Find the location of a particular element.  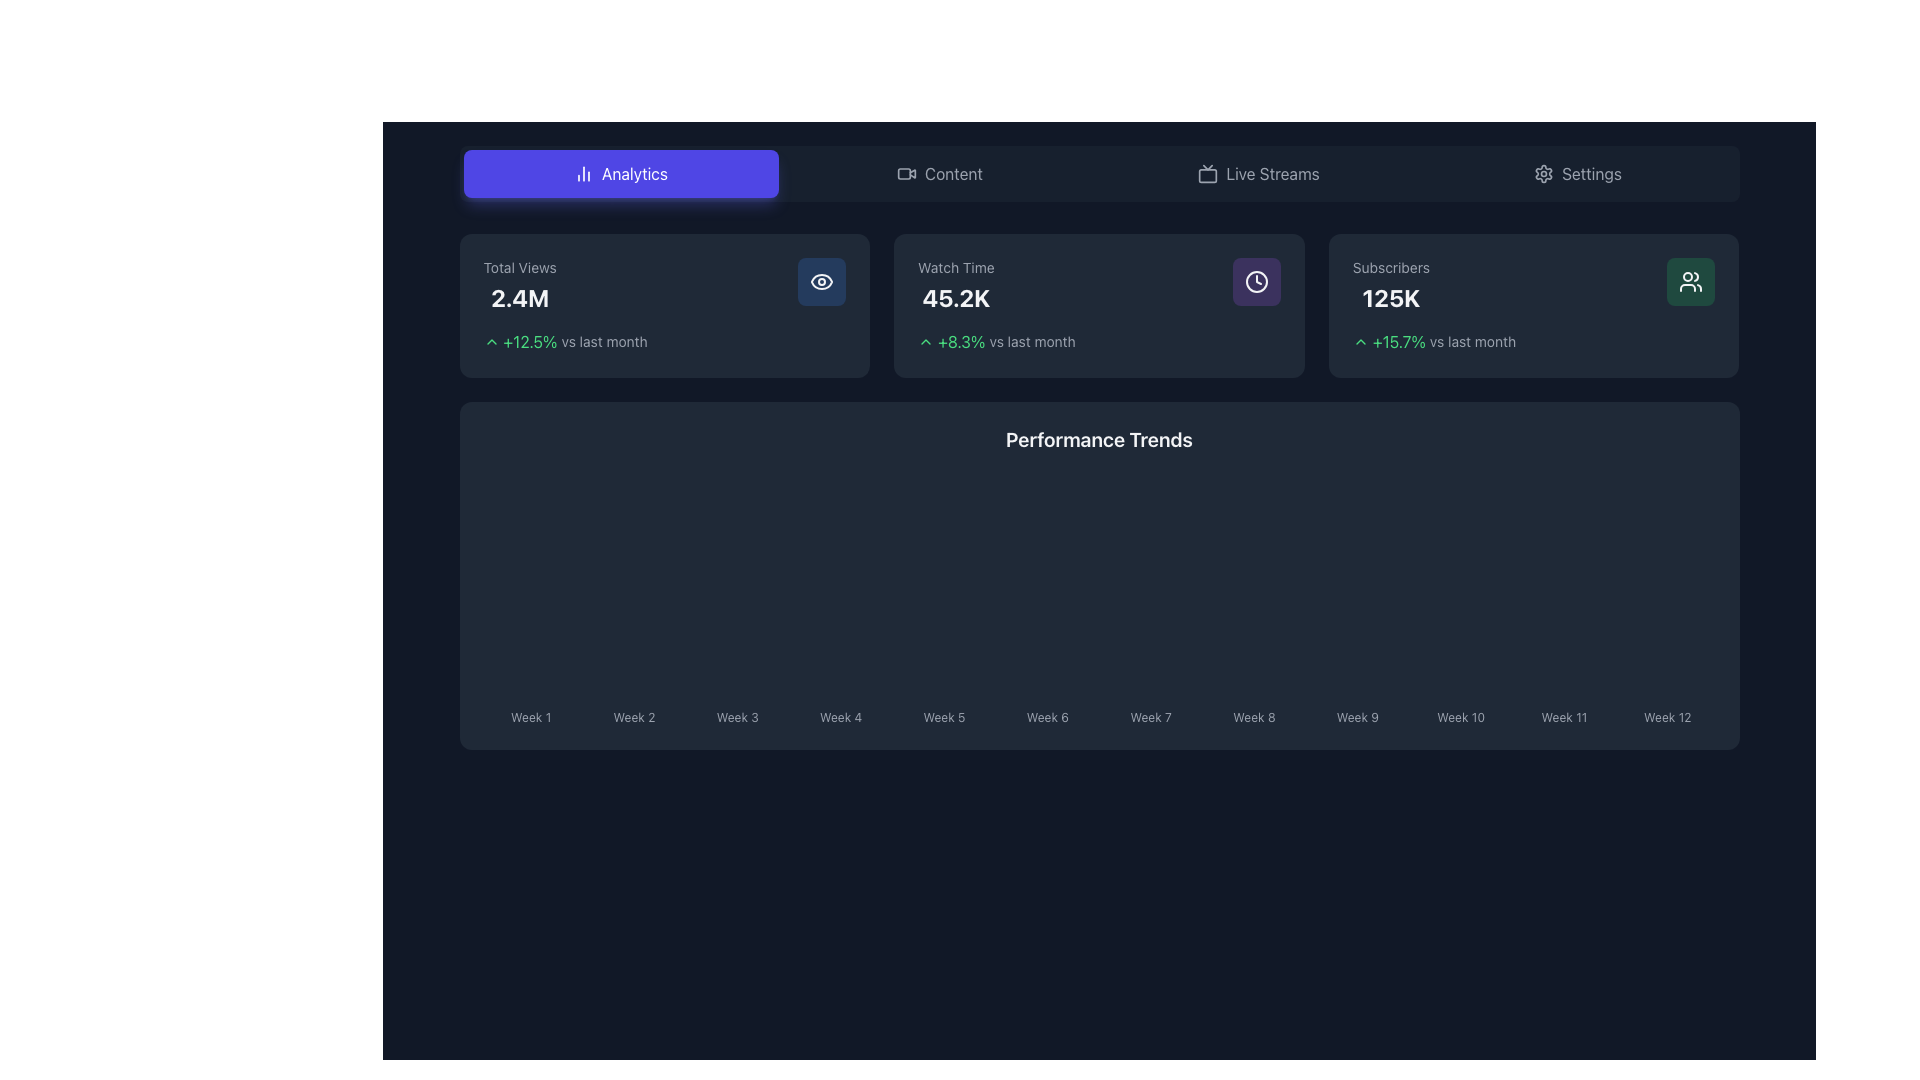

the icon indicating a positive trend, located to the left of the text '+12.5% vs last month' is located at coordinates (491, 341).